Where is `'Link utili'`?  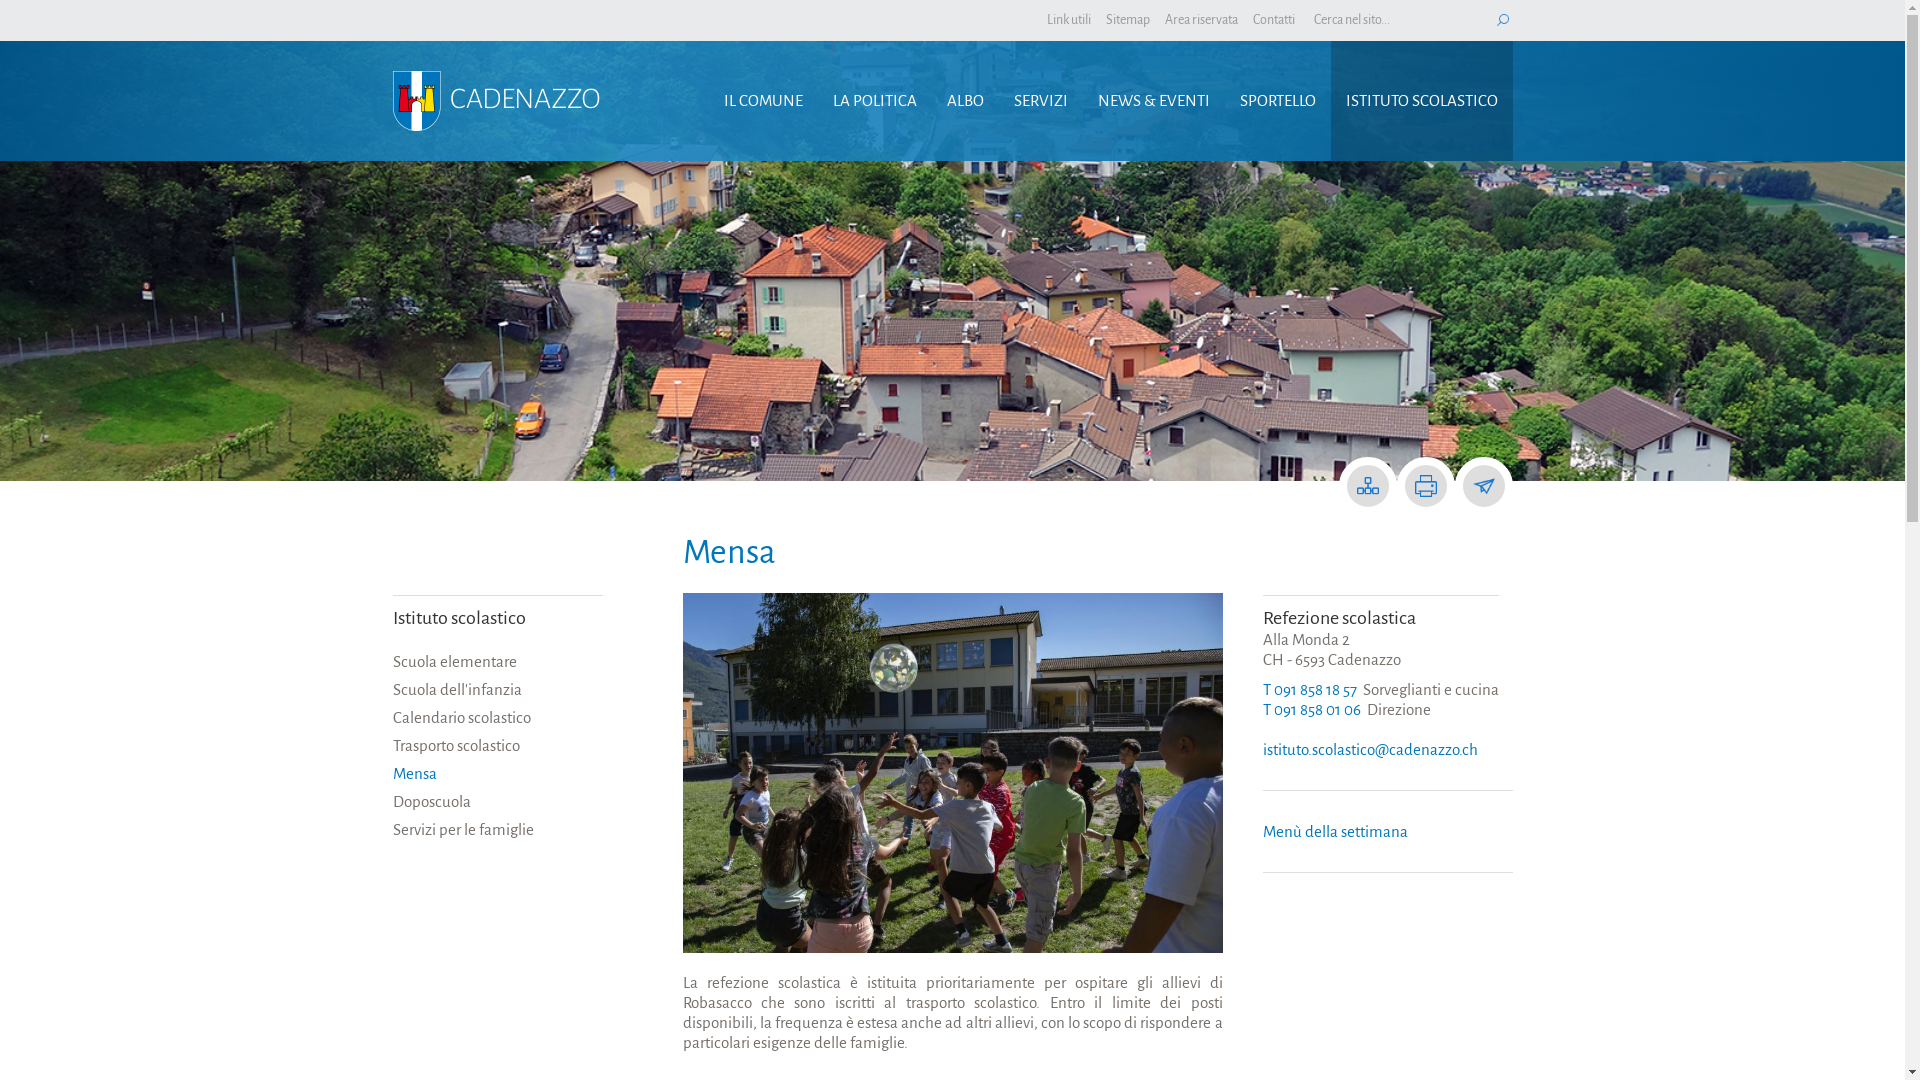
'Link utili' is located at coordinates (1067, 20).